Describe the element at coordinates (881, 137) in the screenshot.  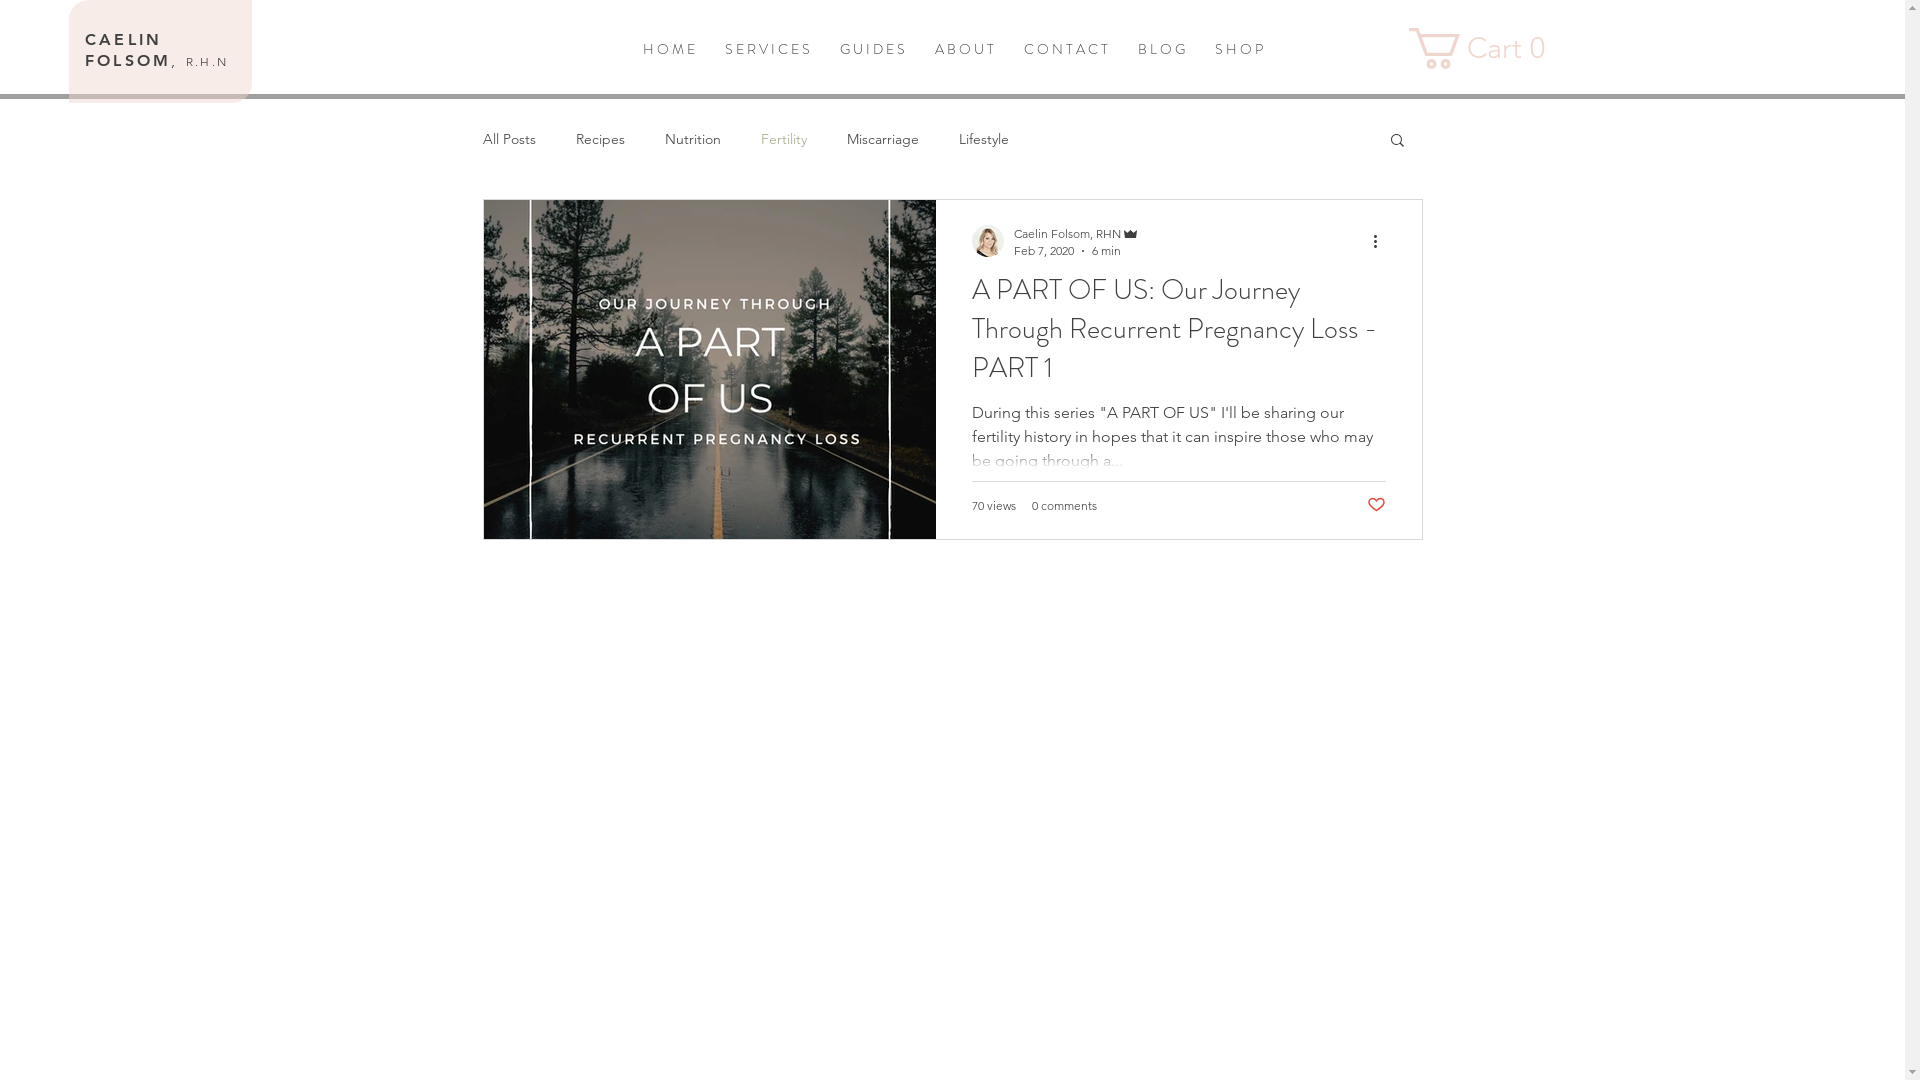
I see `'Miscarriage'` at that location.